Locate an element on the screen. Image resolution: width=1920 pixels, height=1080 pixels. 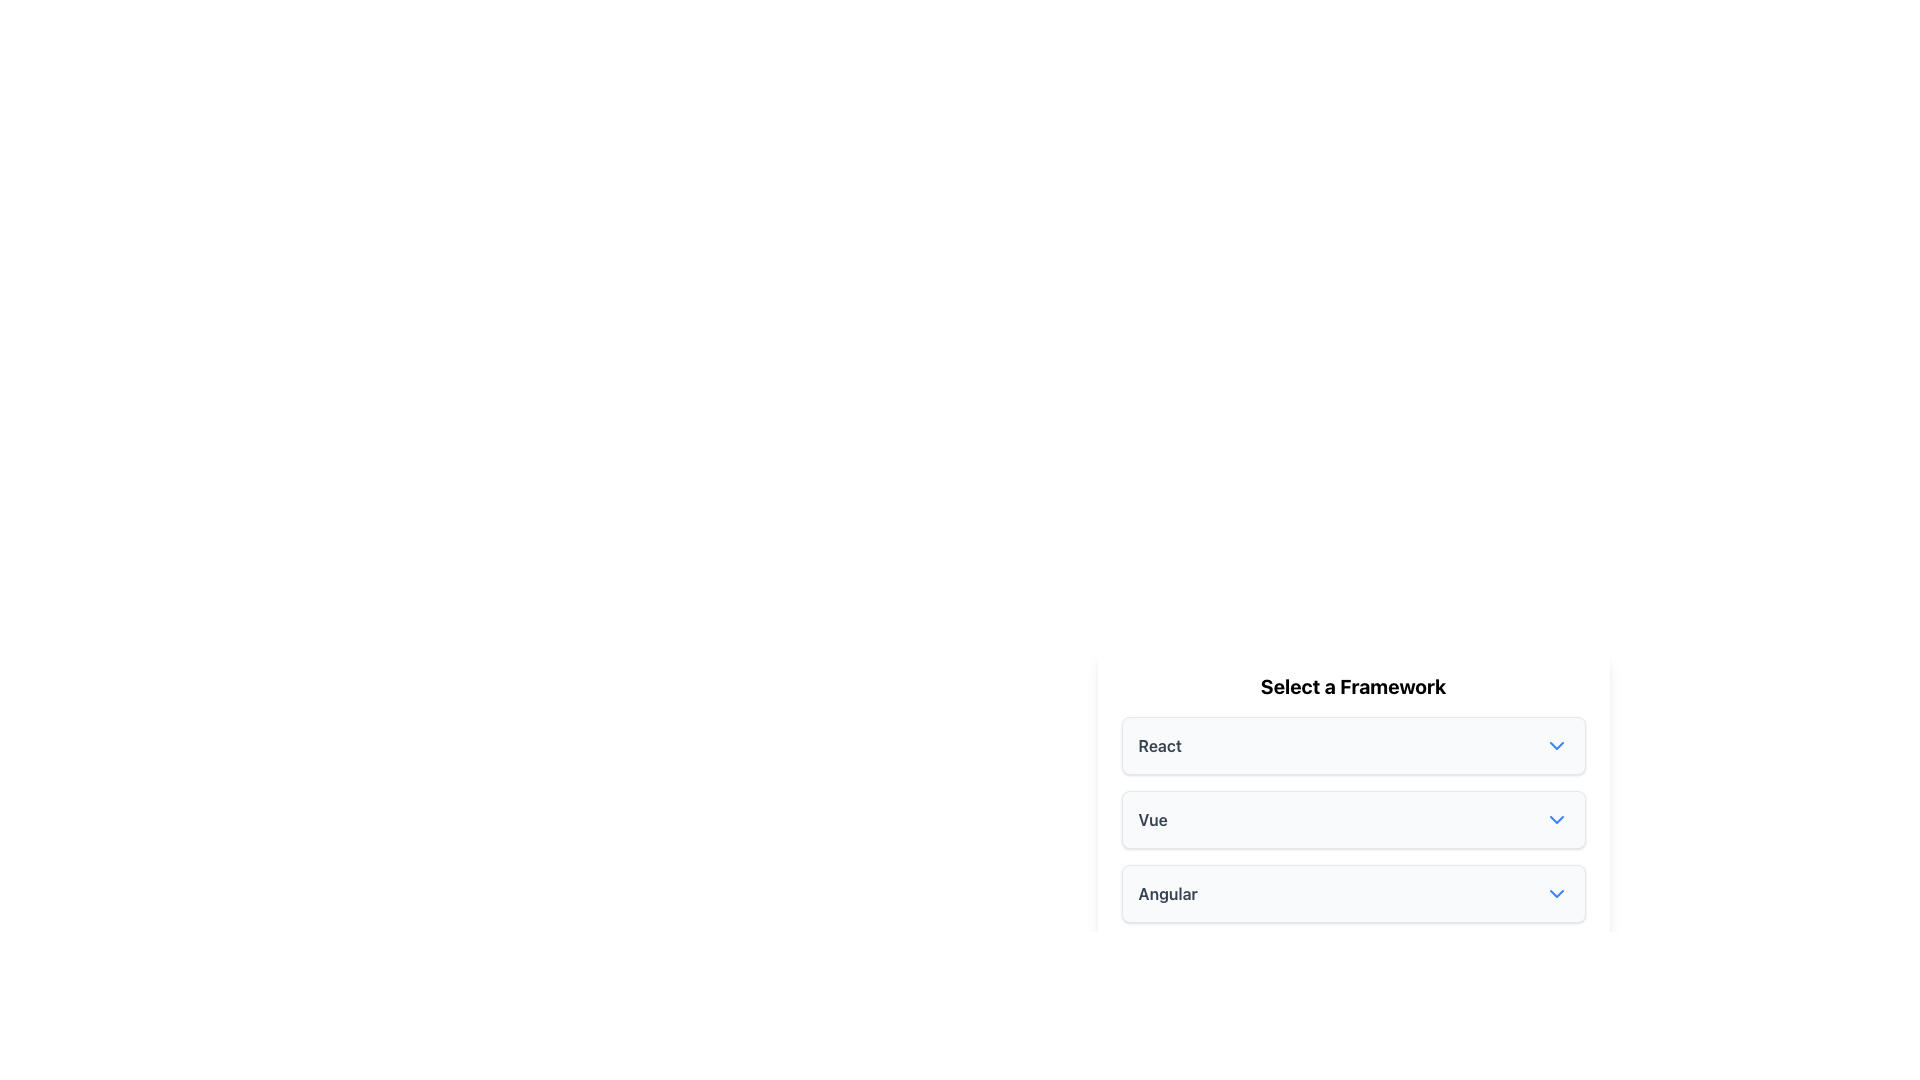
the second button in the vertical stack of framework options is located at coordinates (1353, 834).